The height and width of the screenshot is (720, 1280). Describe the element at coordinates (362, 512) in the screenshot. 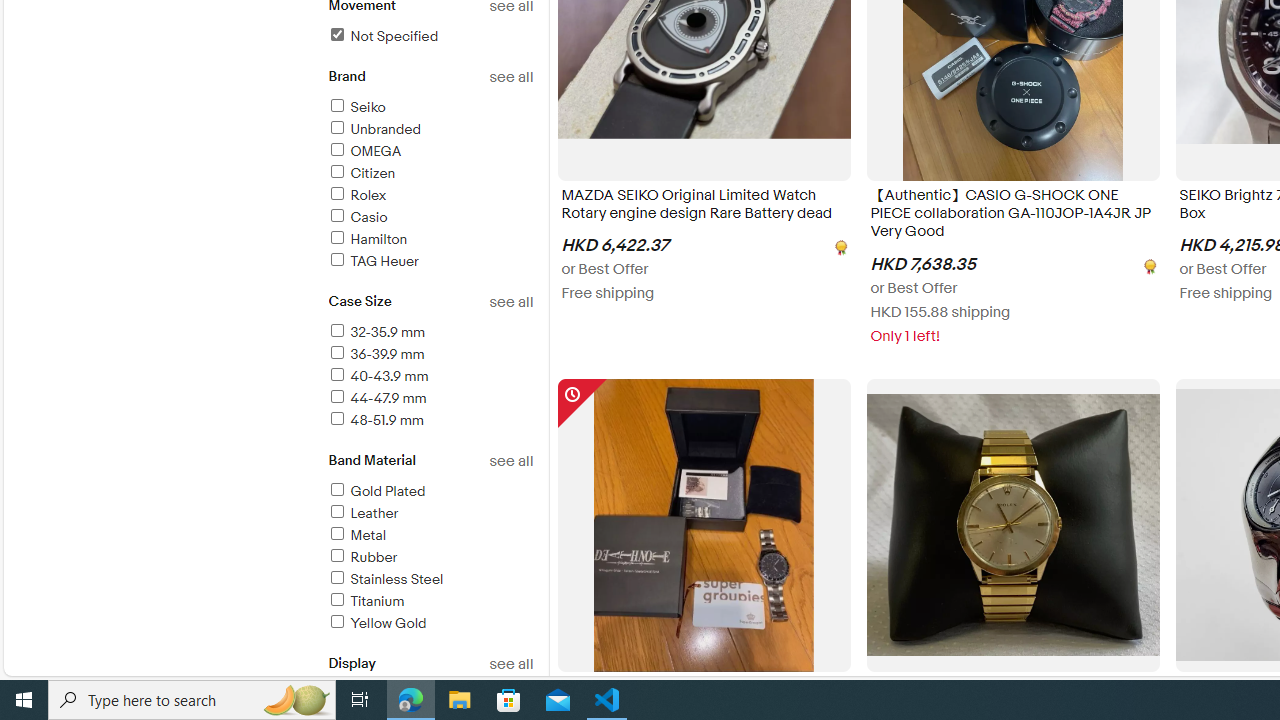

I see `'Leather'` at that location.